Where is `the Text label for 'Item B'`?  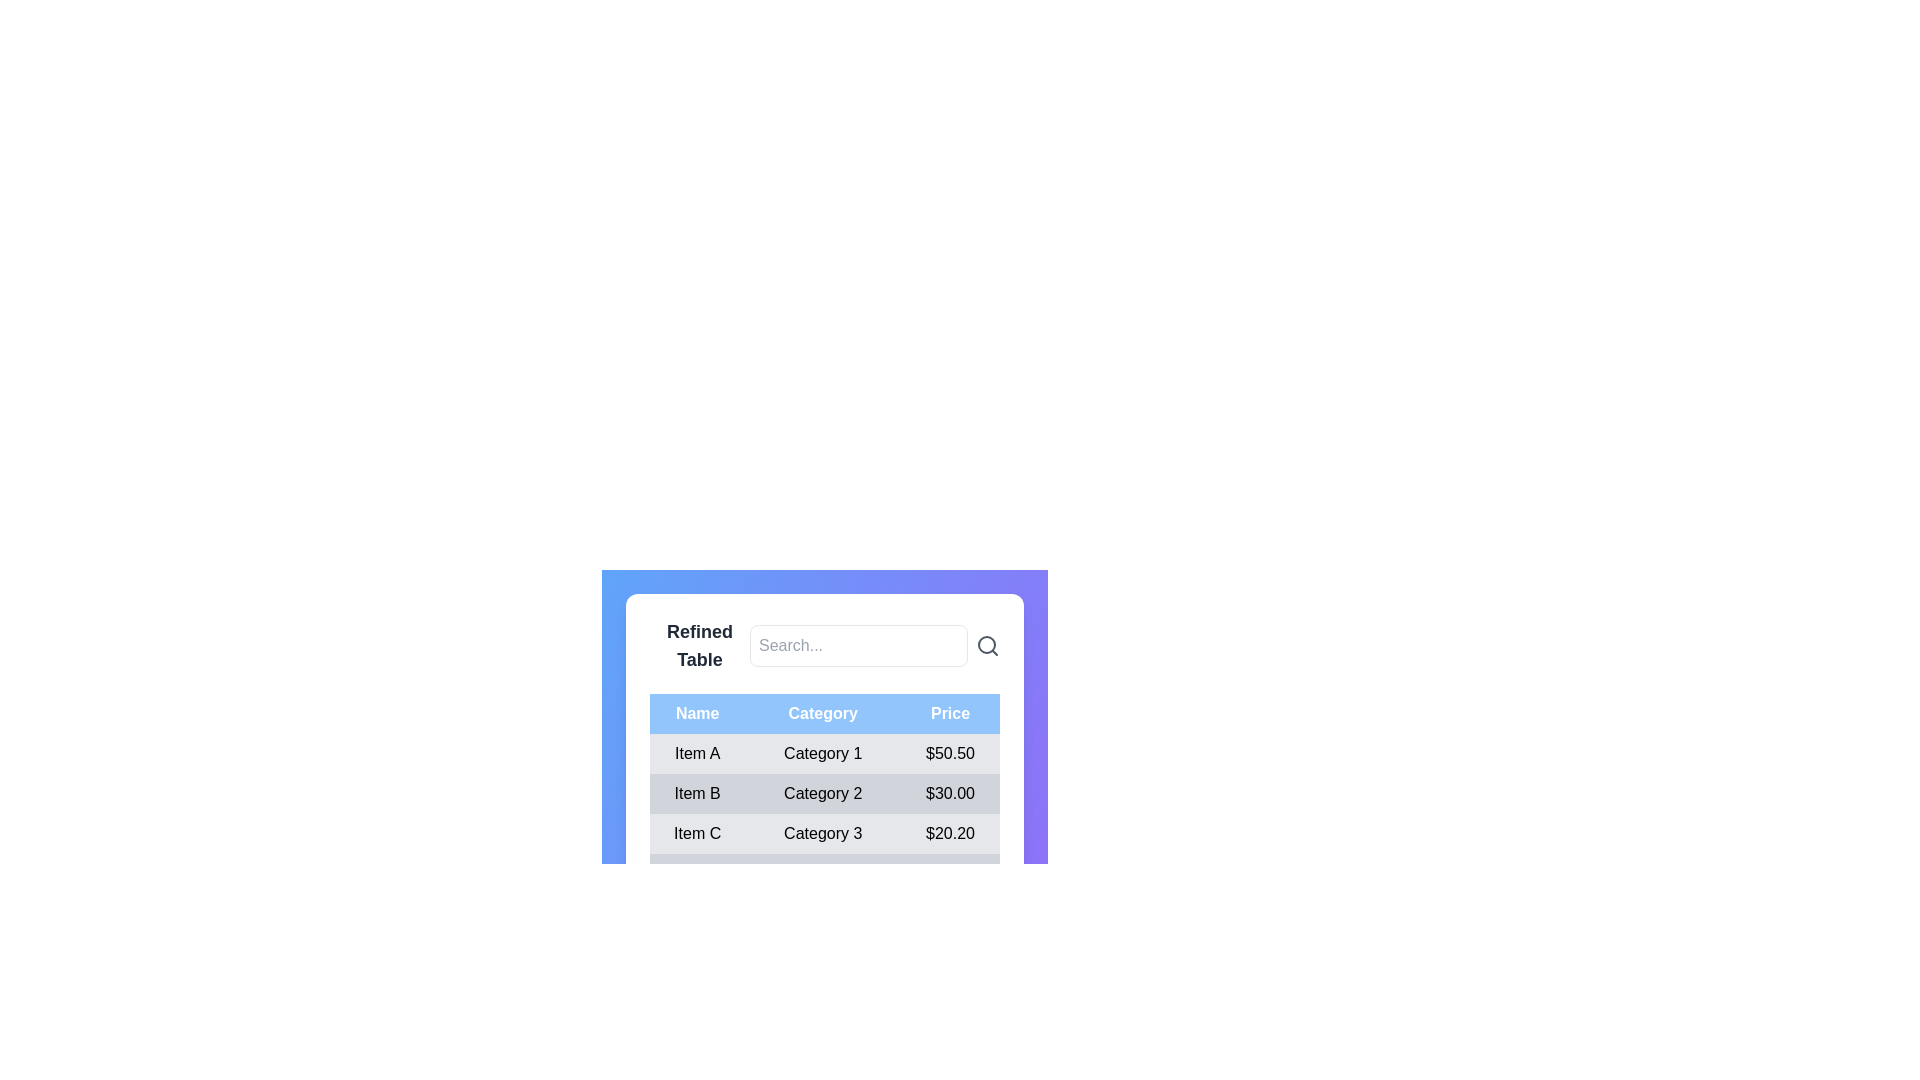
the Text label for 'Item B' is located at coordinates (823, 793).